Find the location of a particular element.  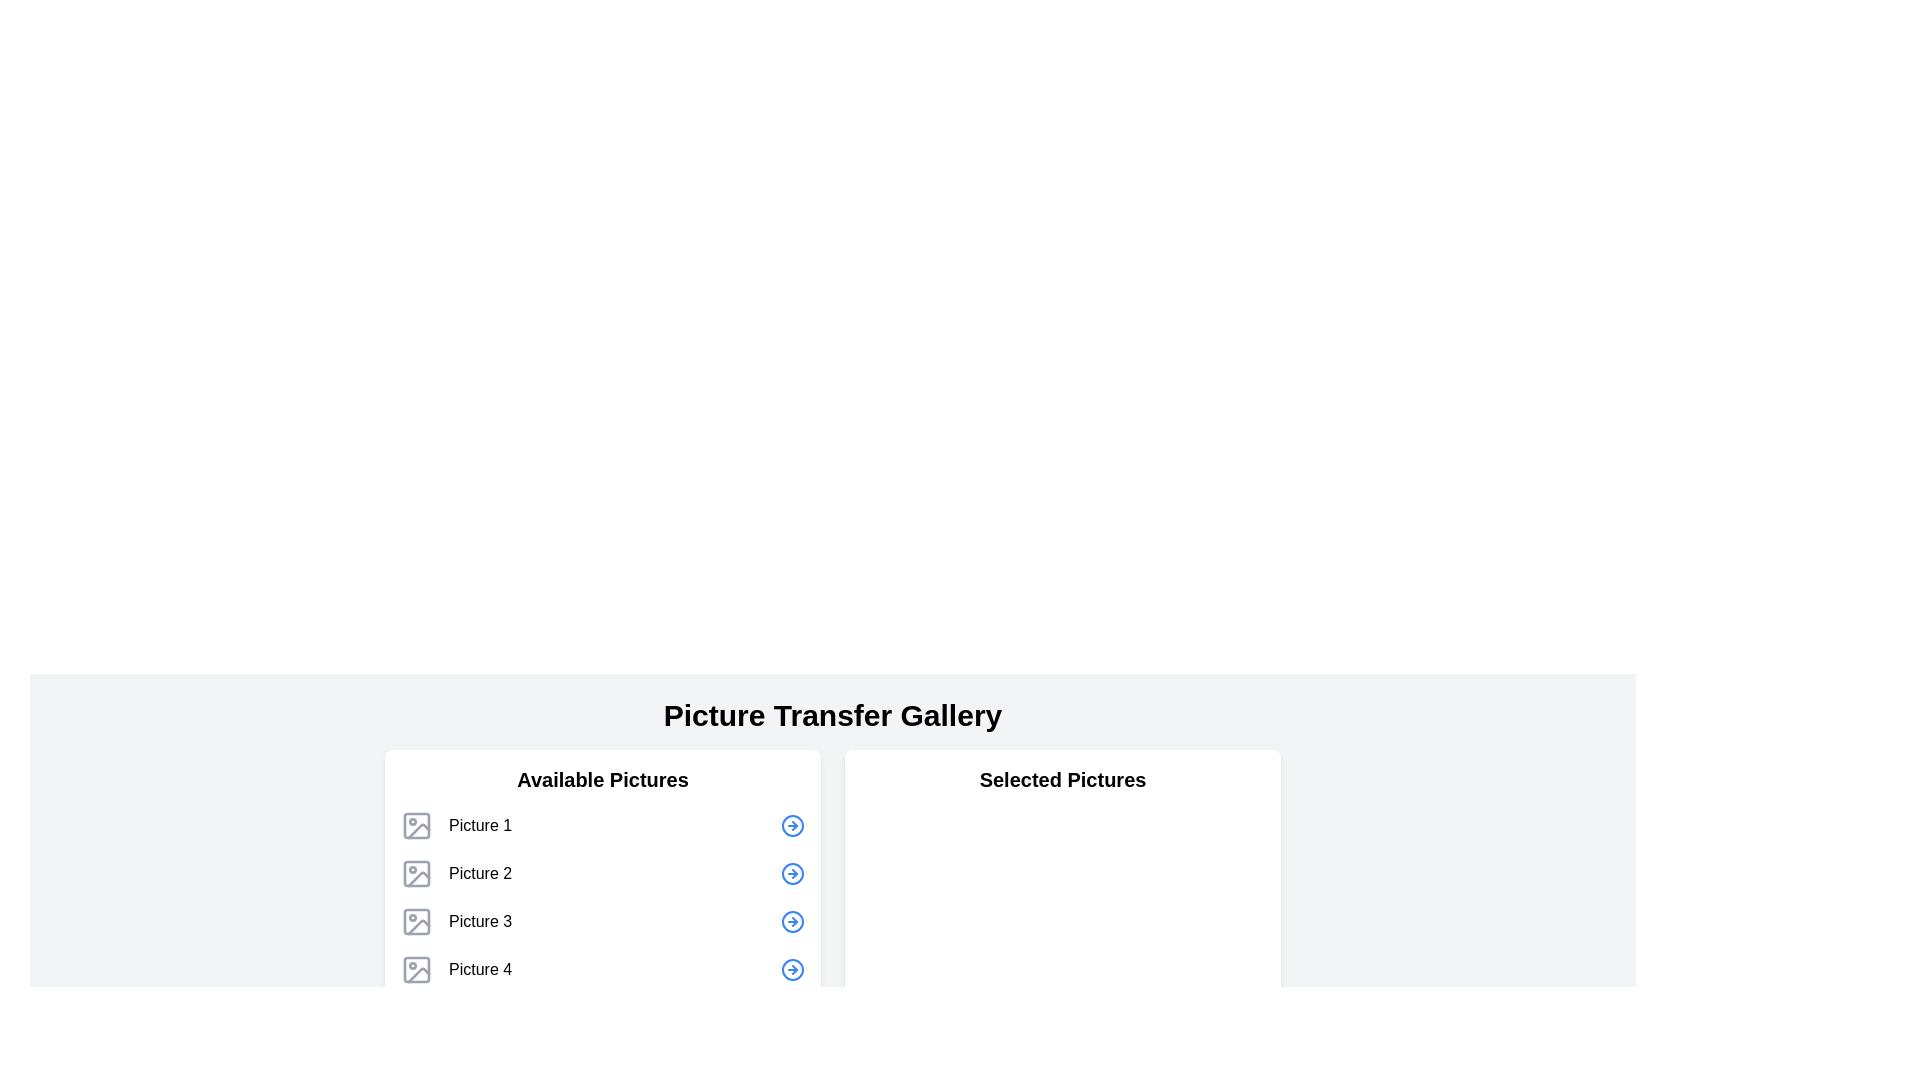

the 'Picture 4' image icon in the 'Available Pictures' list under the 'Picture Transfer Gallery' to invoke associated actions is located at coordinates (417, 974).